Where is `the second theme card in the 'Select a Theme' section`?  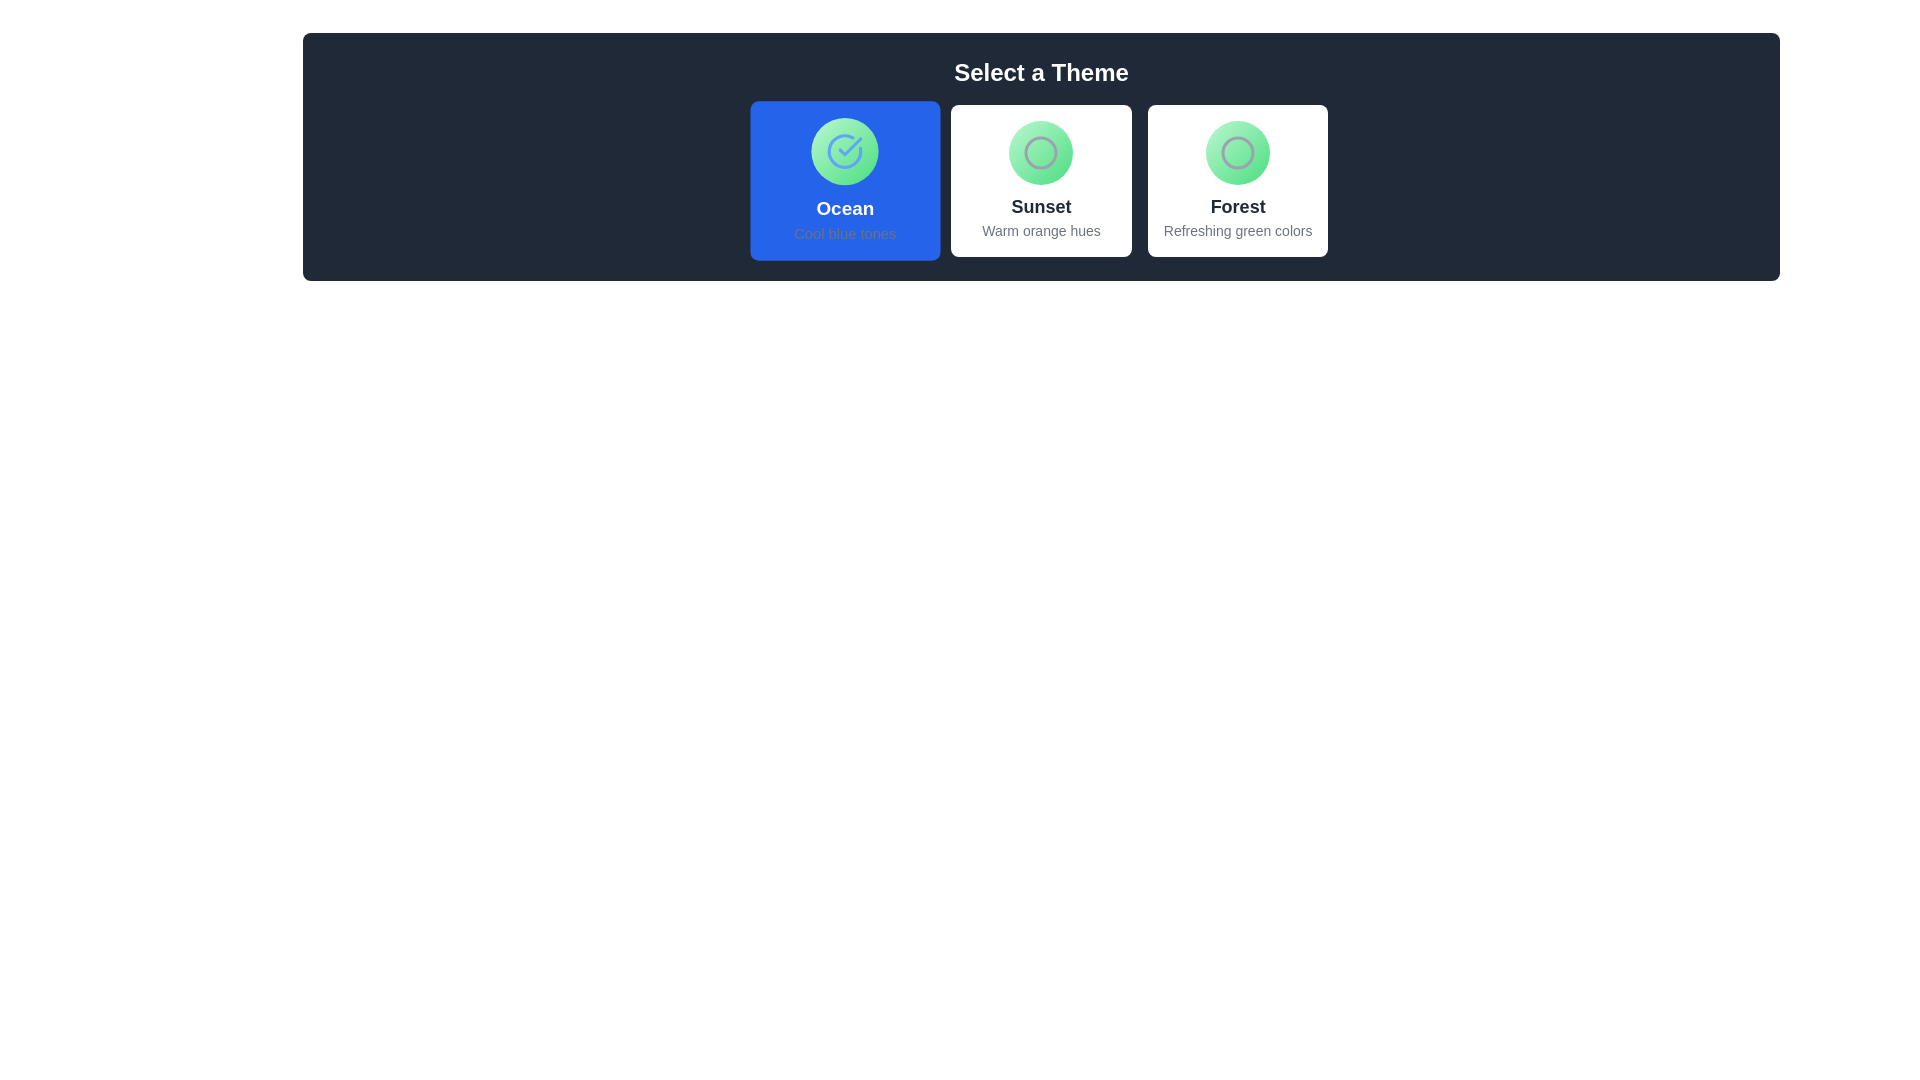
the second theme card in the 'Select a Theme' section is located at coordinates (1040, 181).